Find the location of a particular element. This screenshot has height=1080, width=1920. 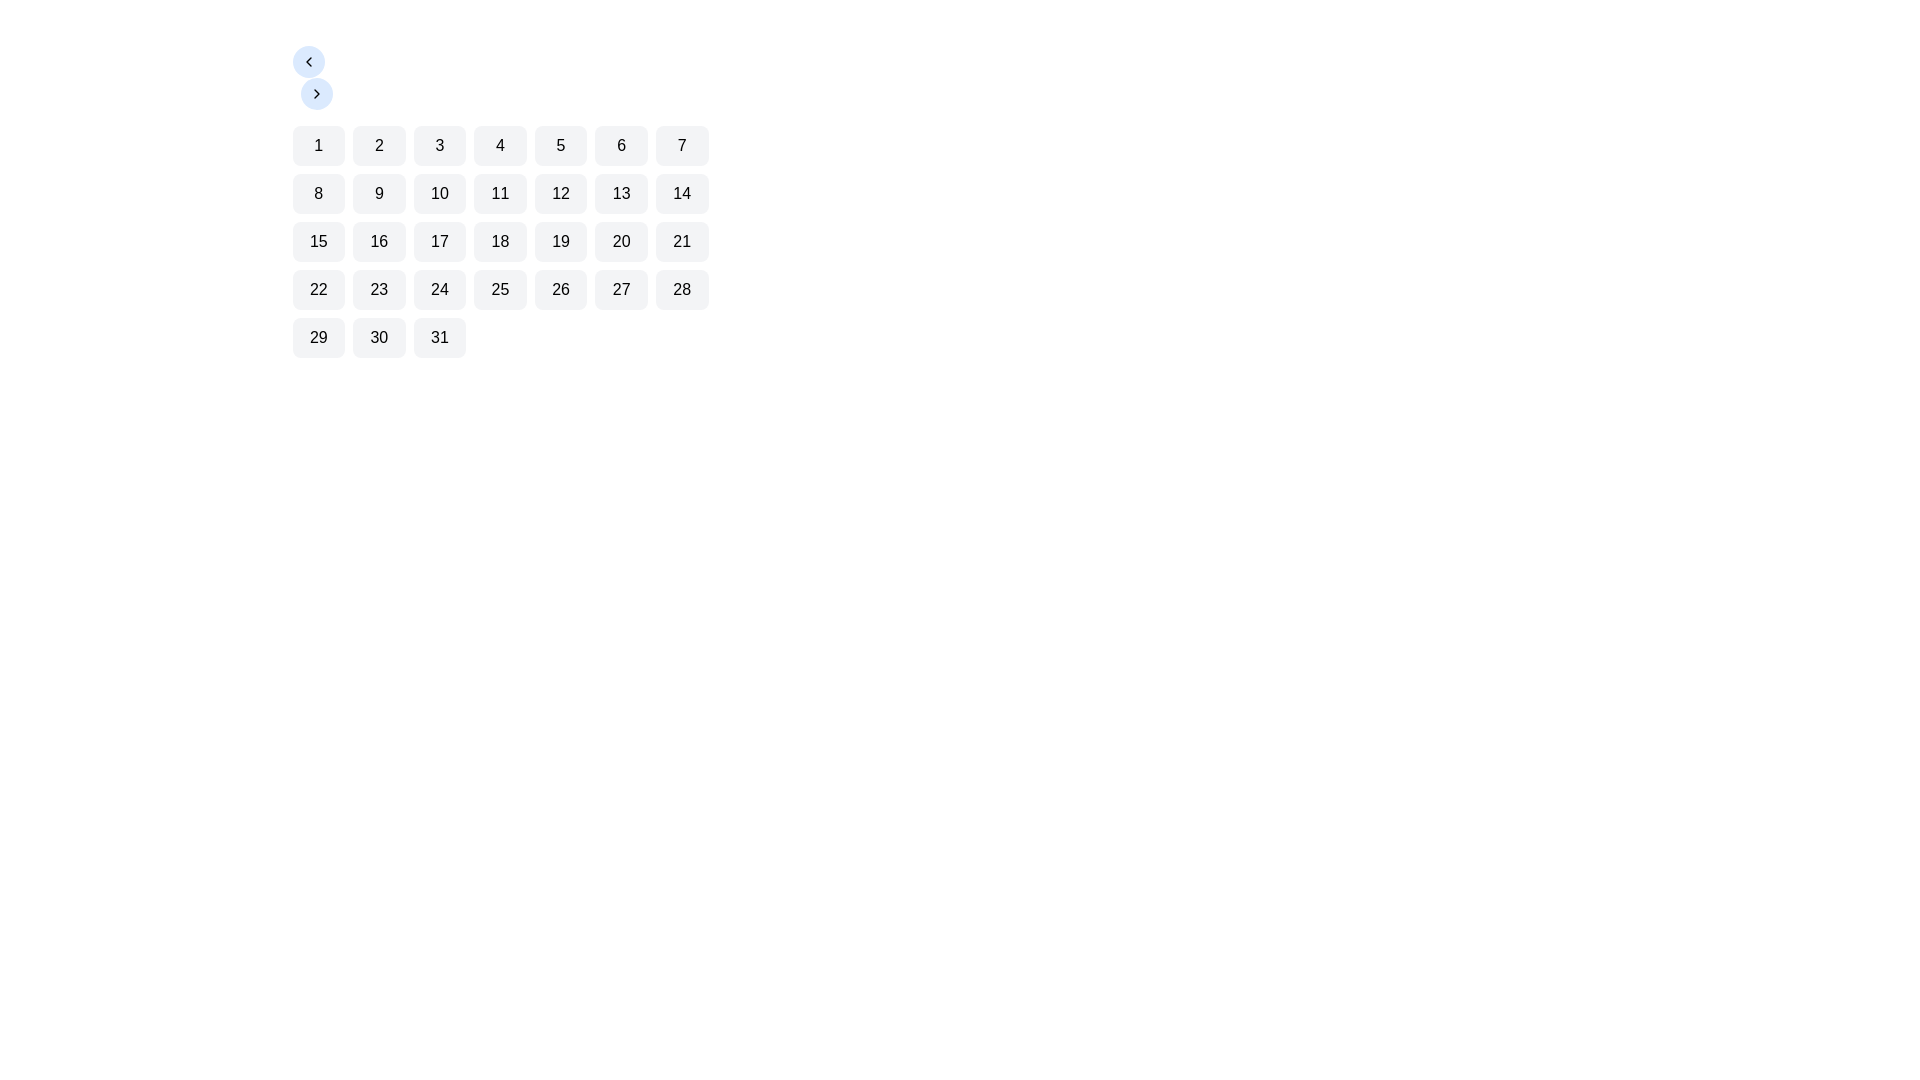

the button representing the fourth day in the calendar view is located at coordinates (500, 145).